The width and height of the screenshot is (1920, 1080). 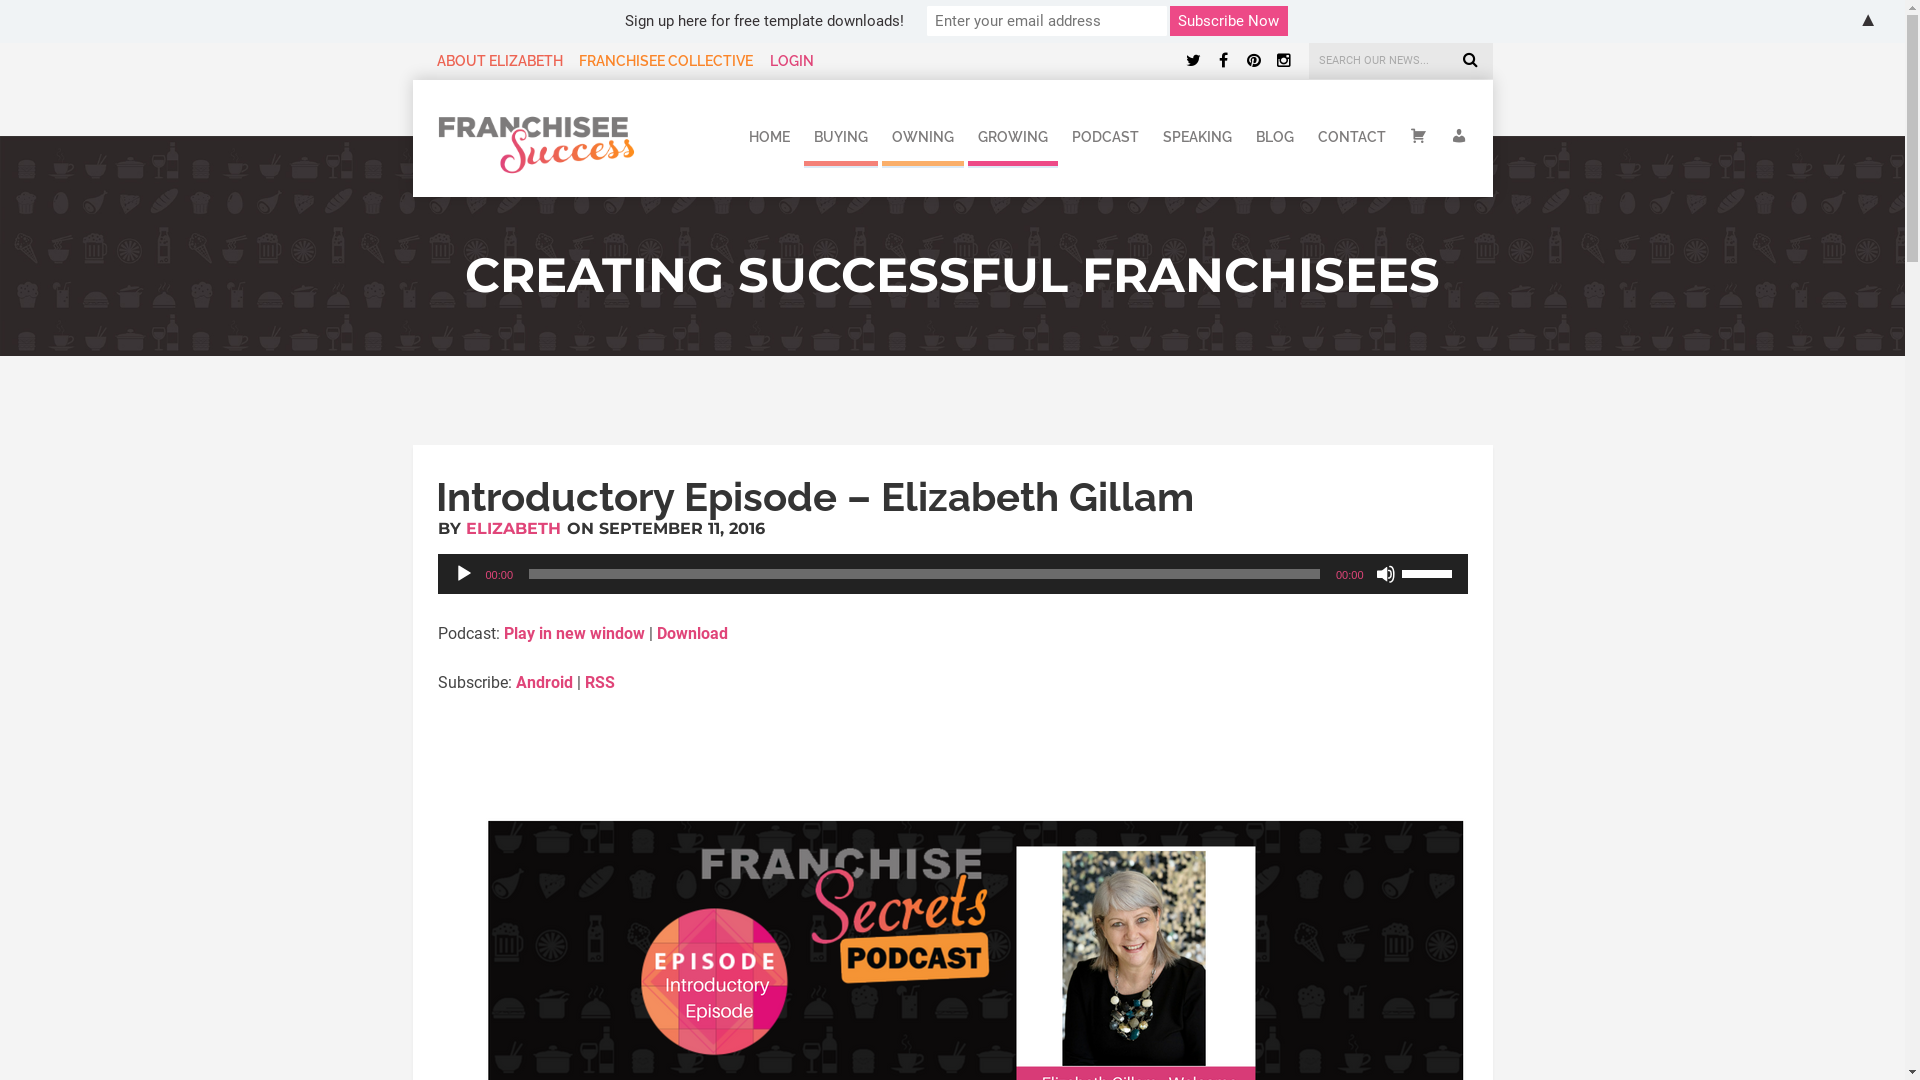 What do you see at coordinates (1196, 132) in the screenshot?
I see `'SPEAKING'` at bounding box center [1196, 132].